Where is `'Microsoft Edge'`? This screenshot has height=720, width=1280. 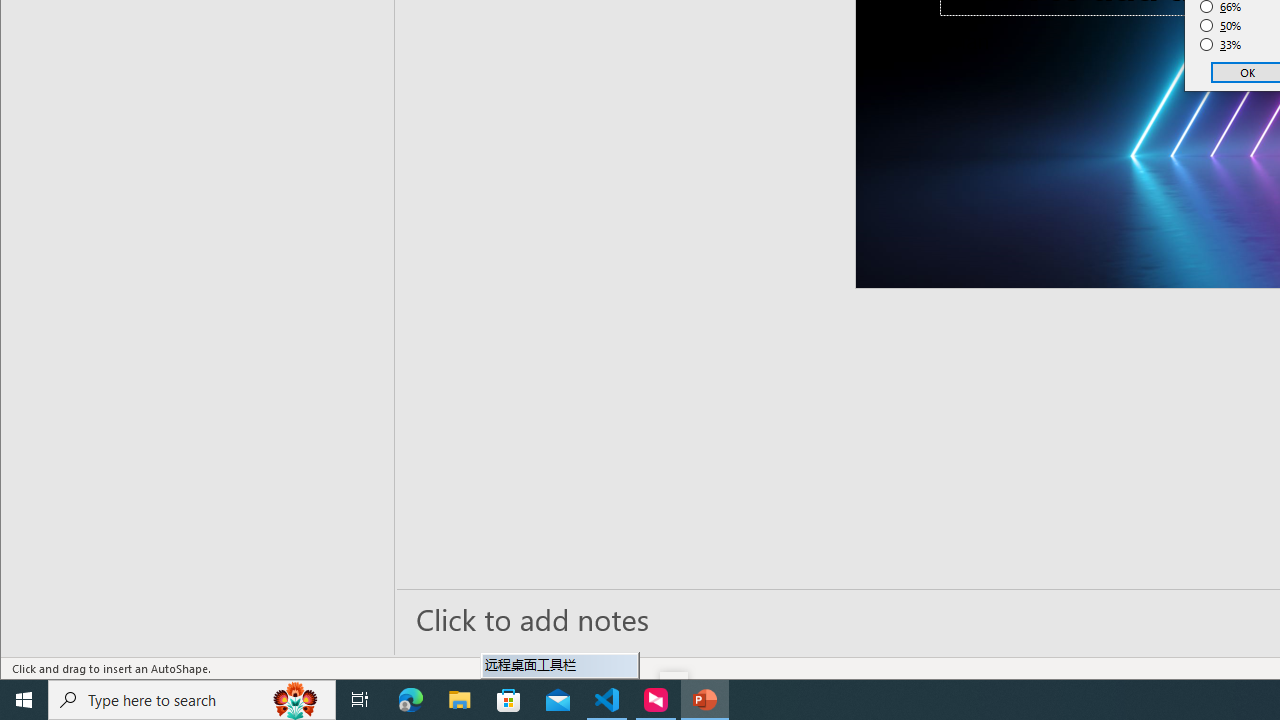
'Microsoft Edge' is located at coordinates (410, 698).